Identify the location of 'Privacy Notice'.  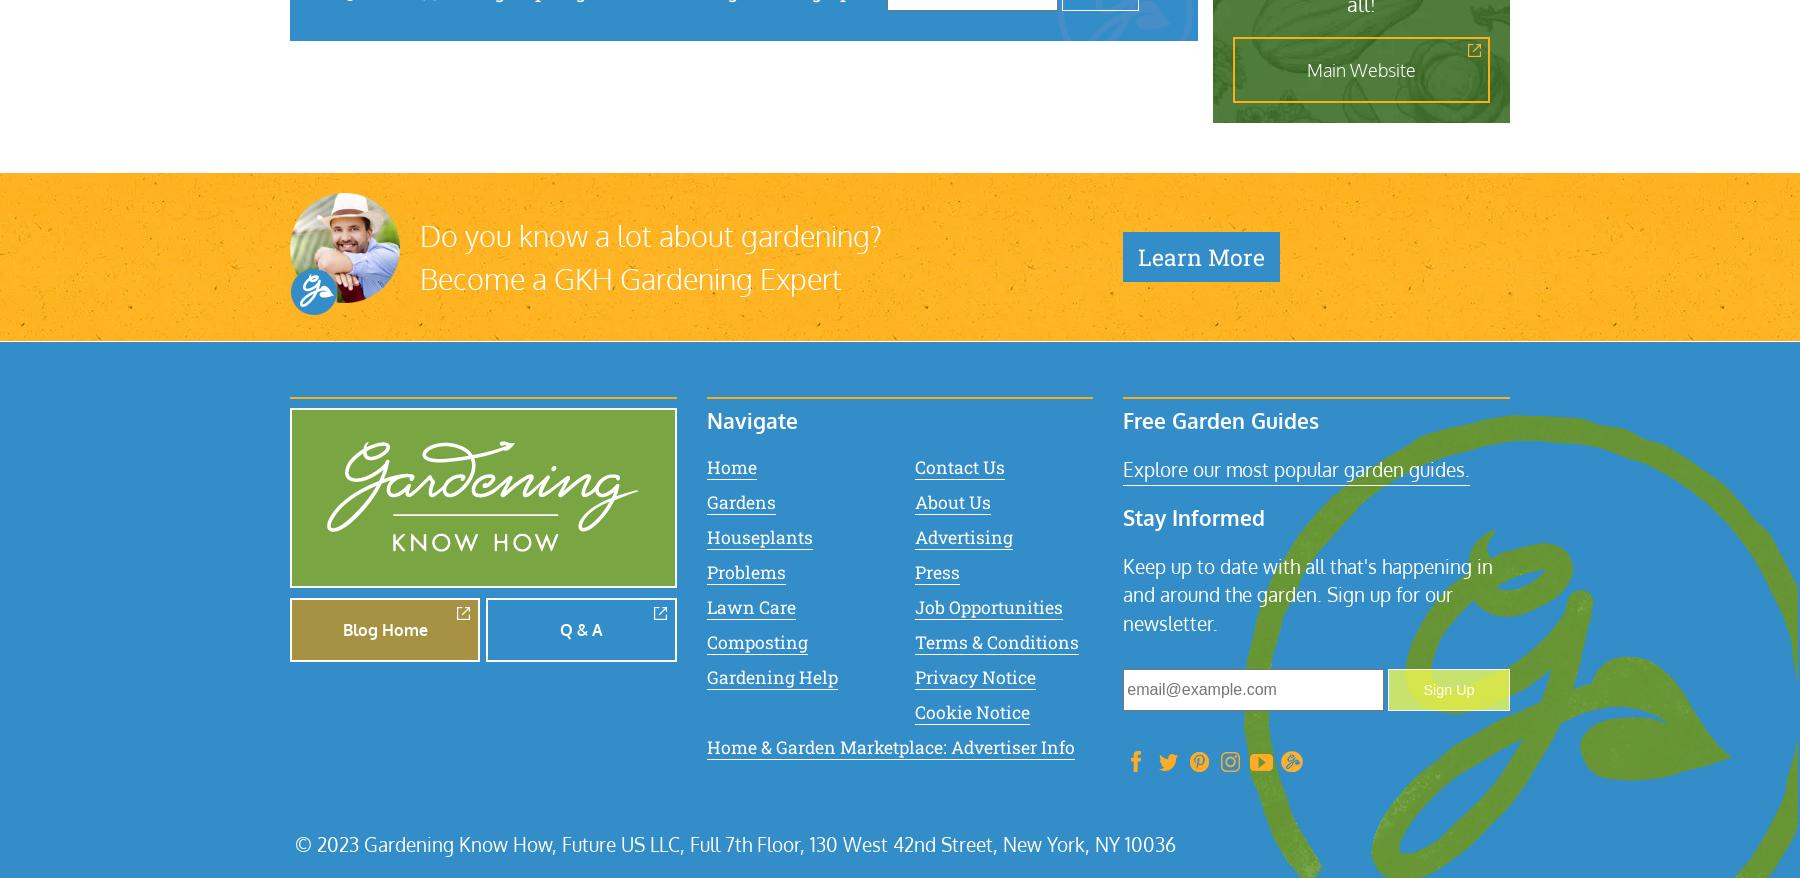
(973, 676).